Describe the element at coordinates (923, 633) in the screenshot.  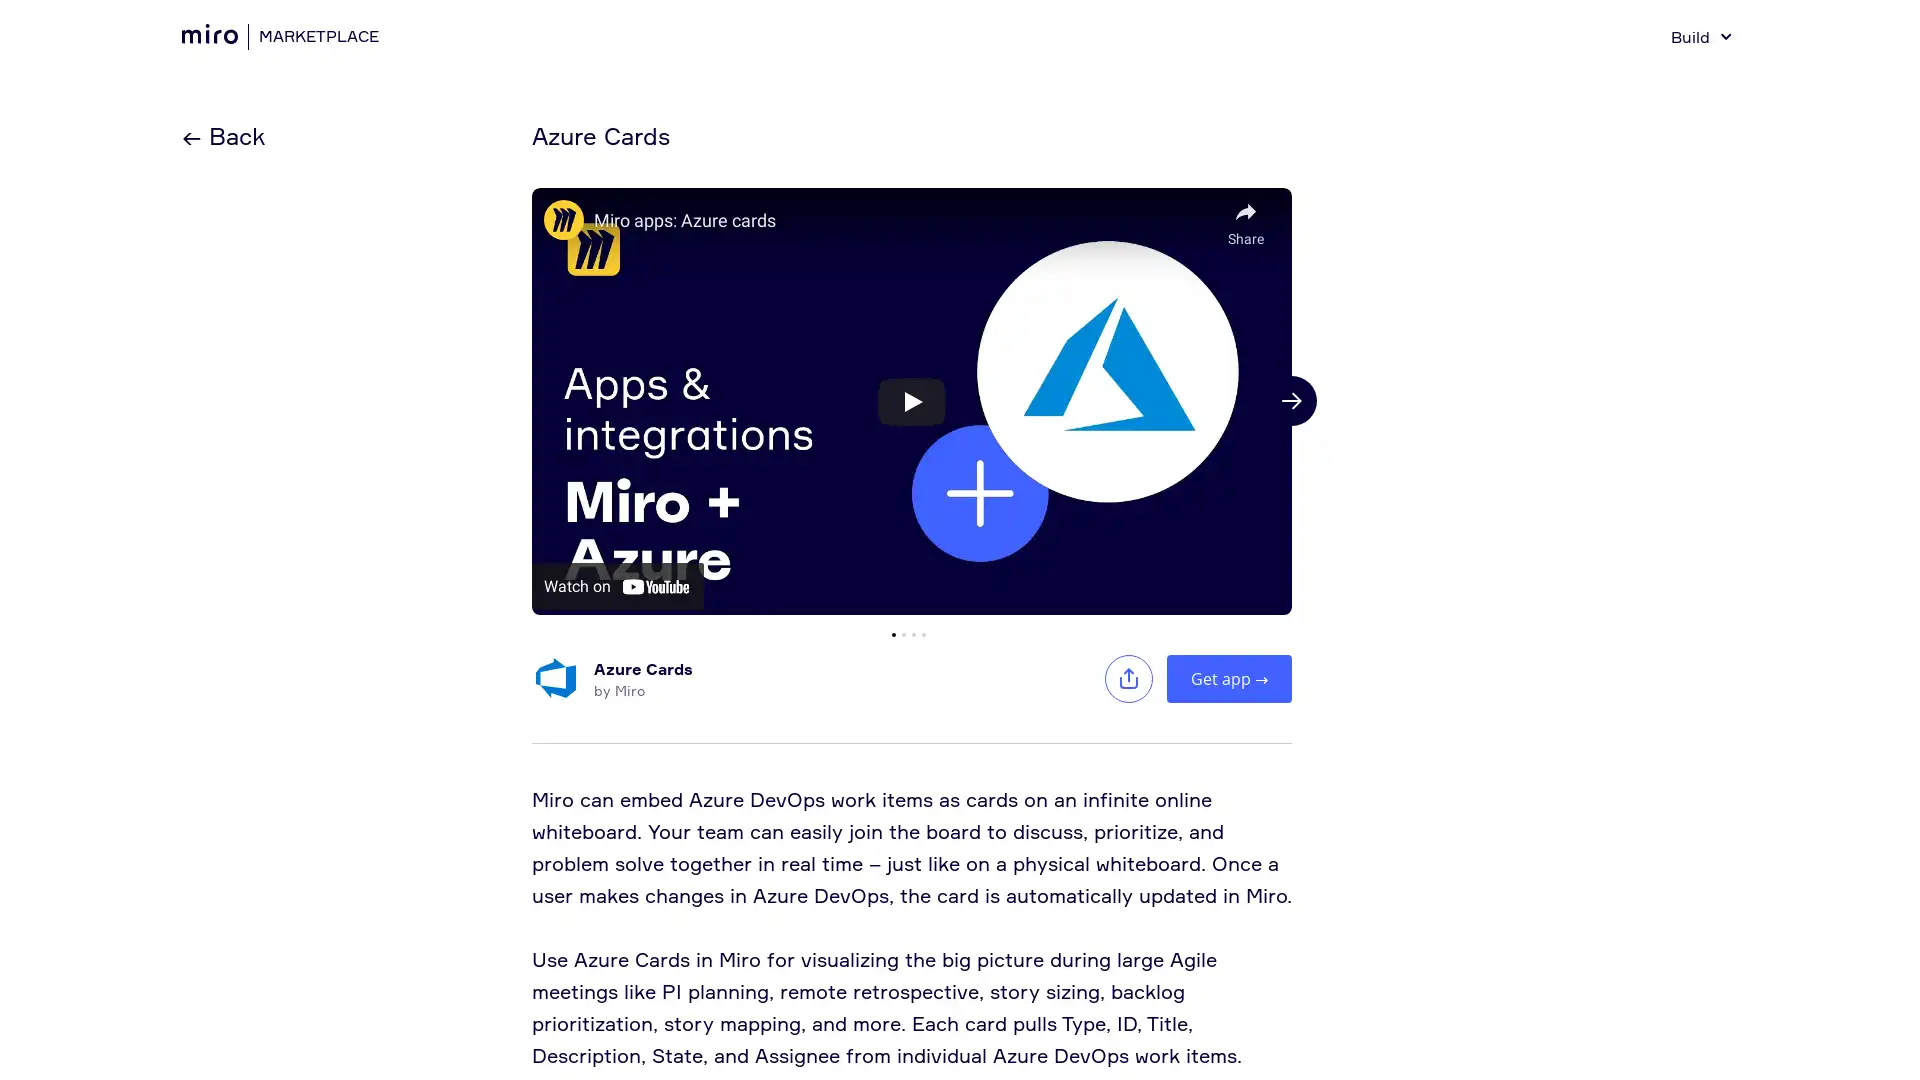
I see `Go to slide 4` at that location.